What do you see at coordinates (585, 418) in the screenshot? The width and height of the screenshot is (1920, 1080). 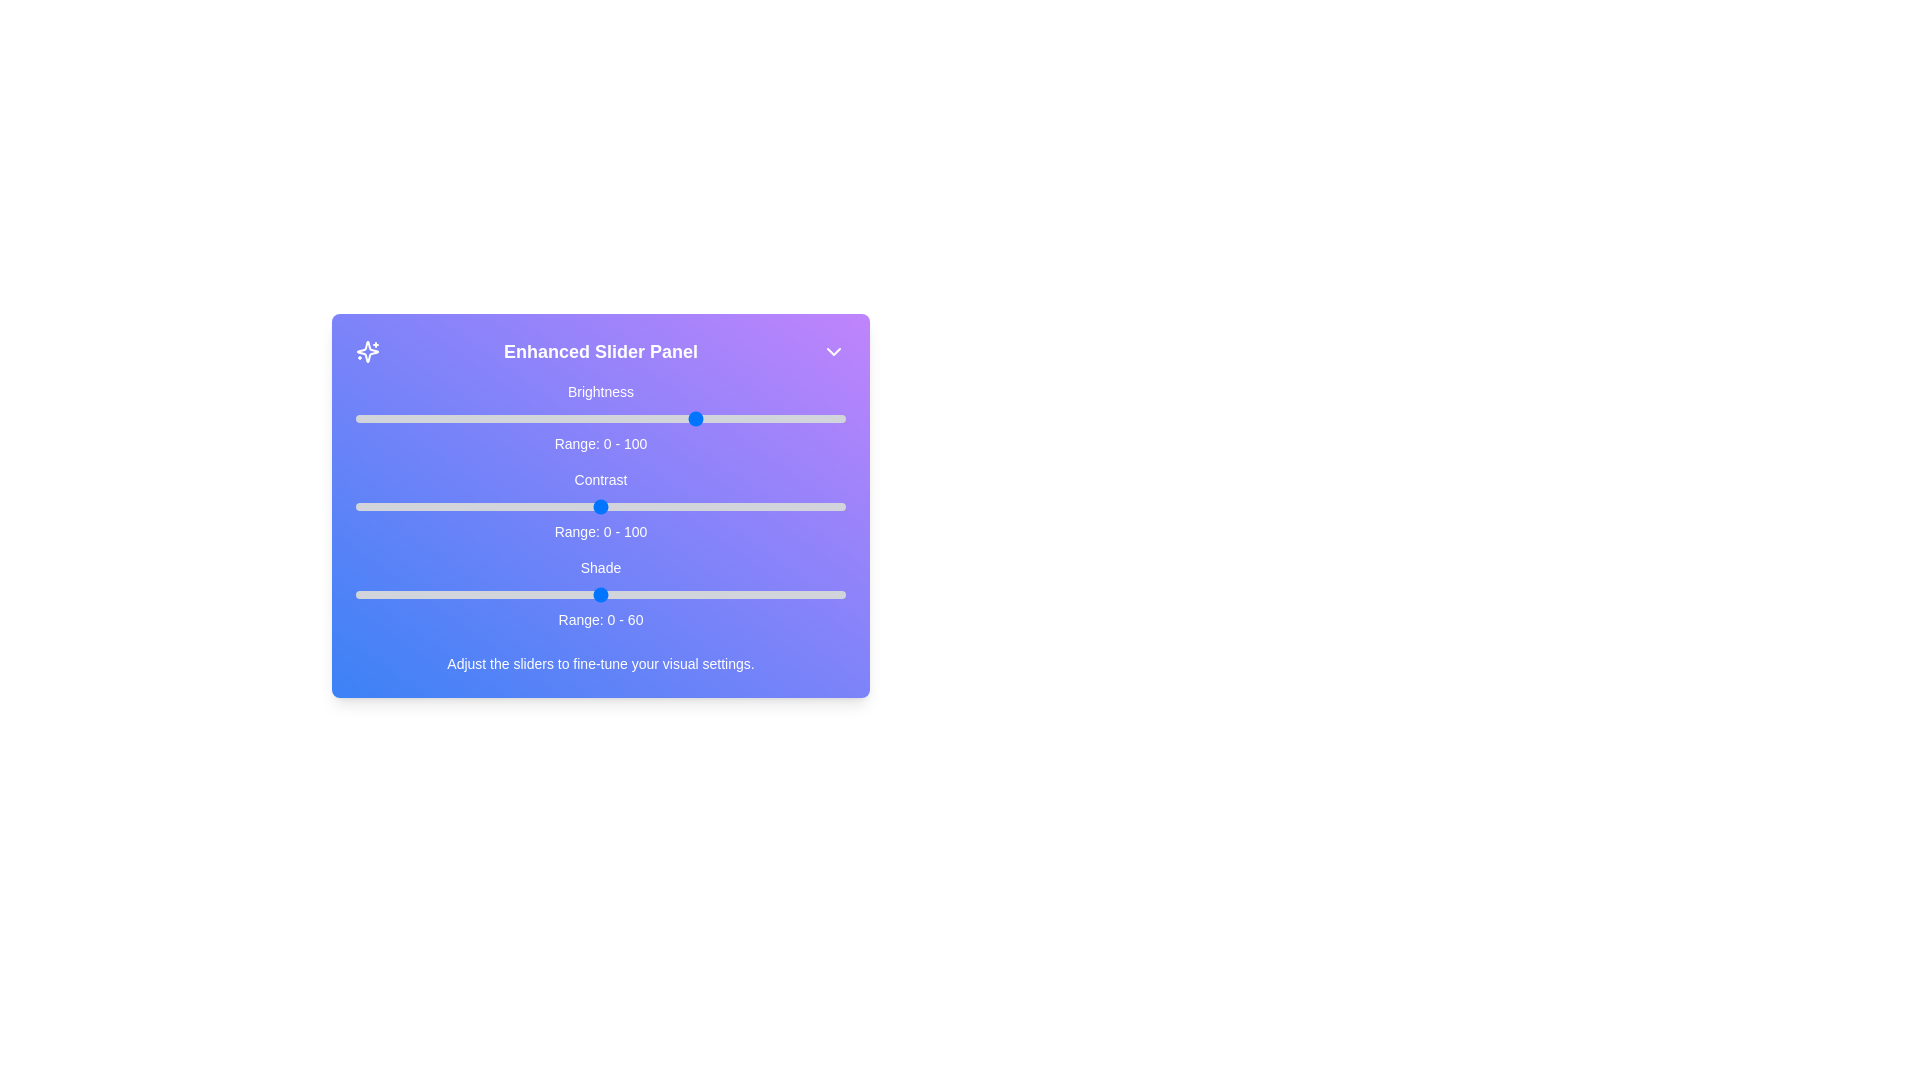 I see `the 0 slider to 47` at bounding box center [585, 418].